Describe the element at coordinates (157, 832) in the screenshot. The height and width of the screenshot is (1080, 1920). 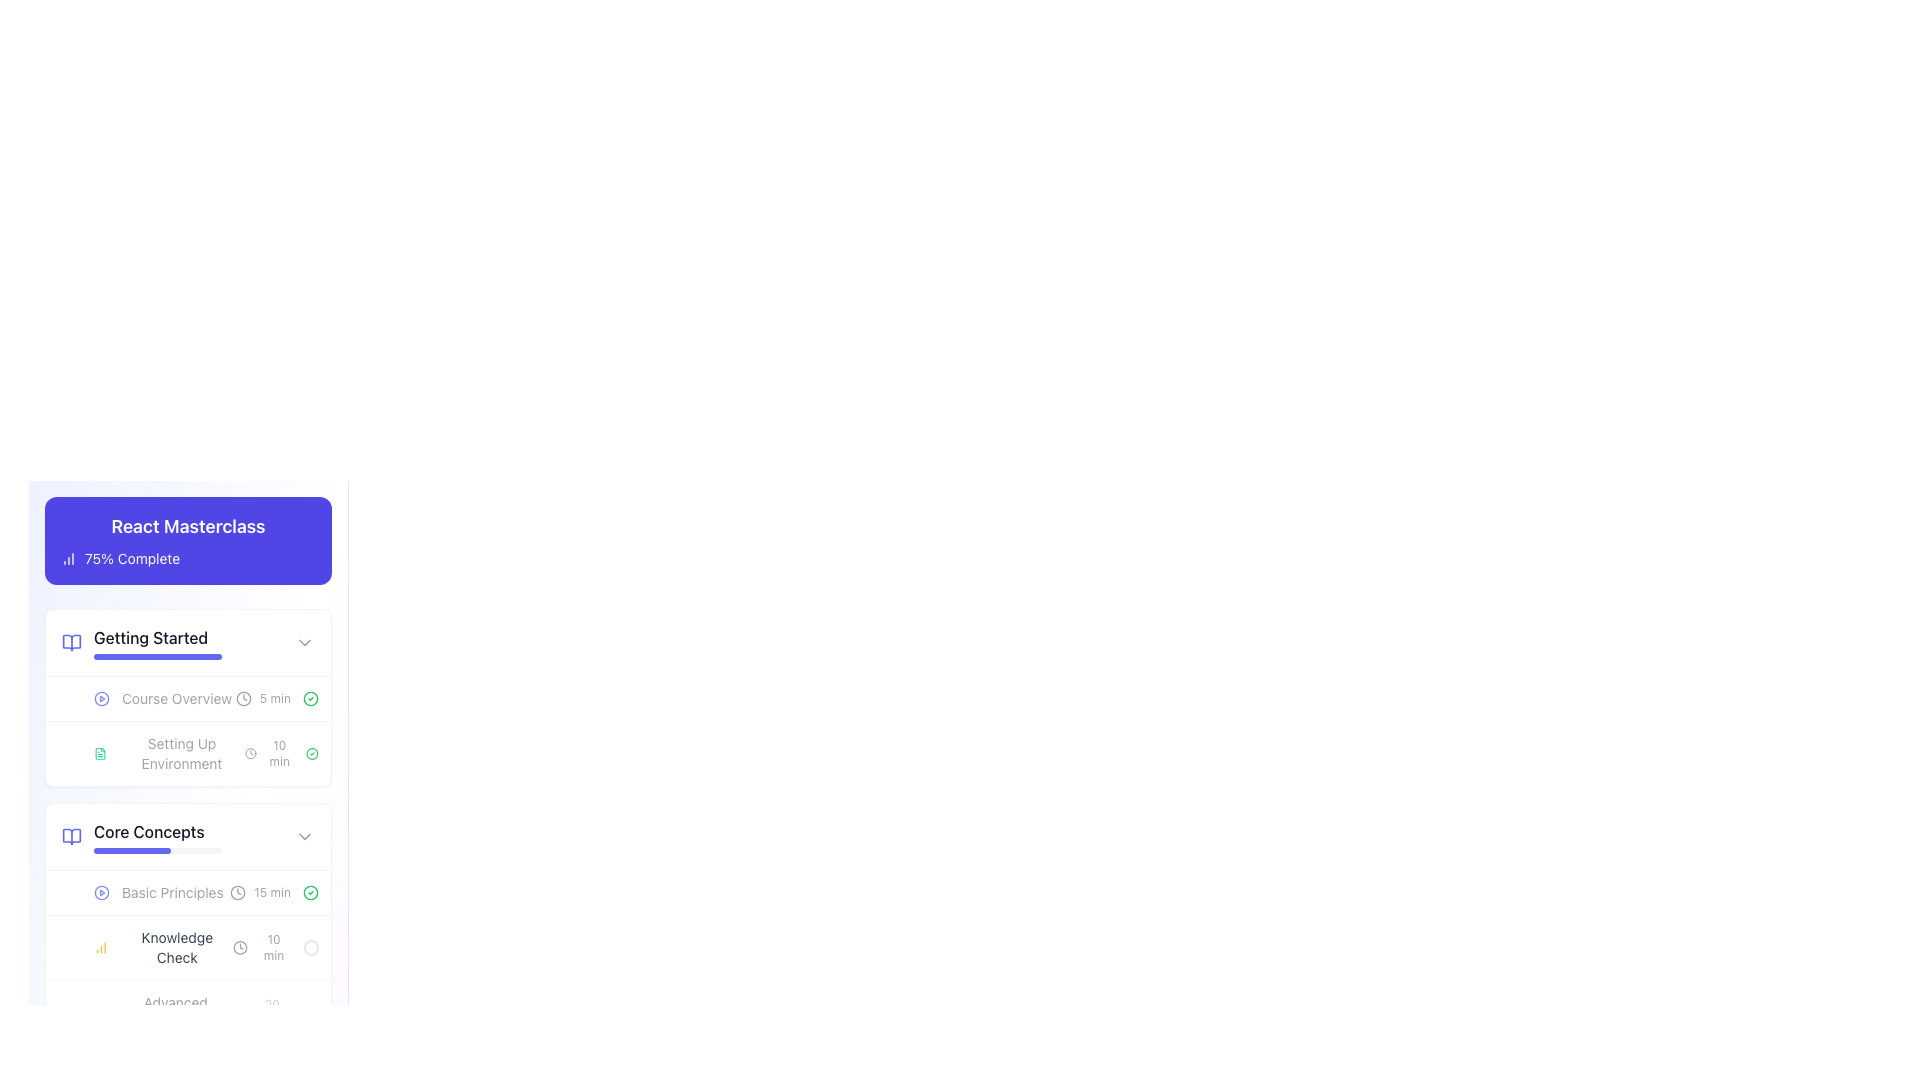
I see `text content of the 'Core Concepts' label, which is a bold text label positioned under the 'Getting Started' block of the 'React Masterclass' section` at that location.